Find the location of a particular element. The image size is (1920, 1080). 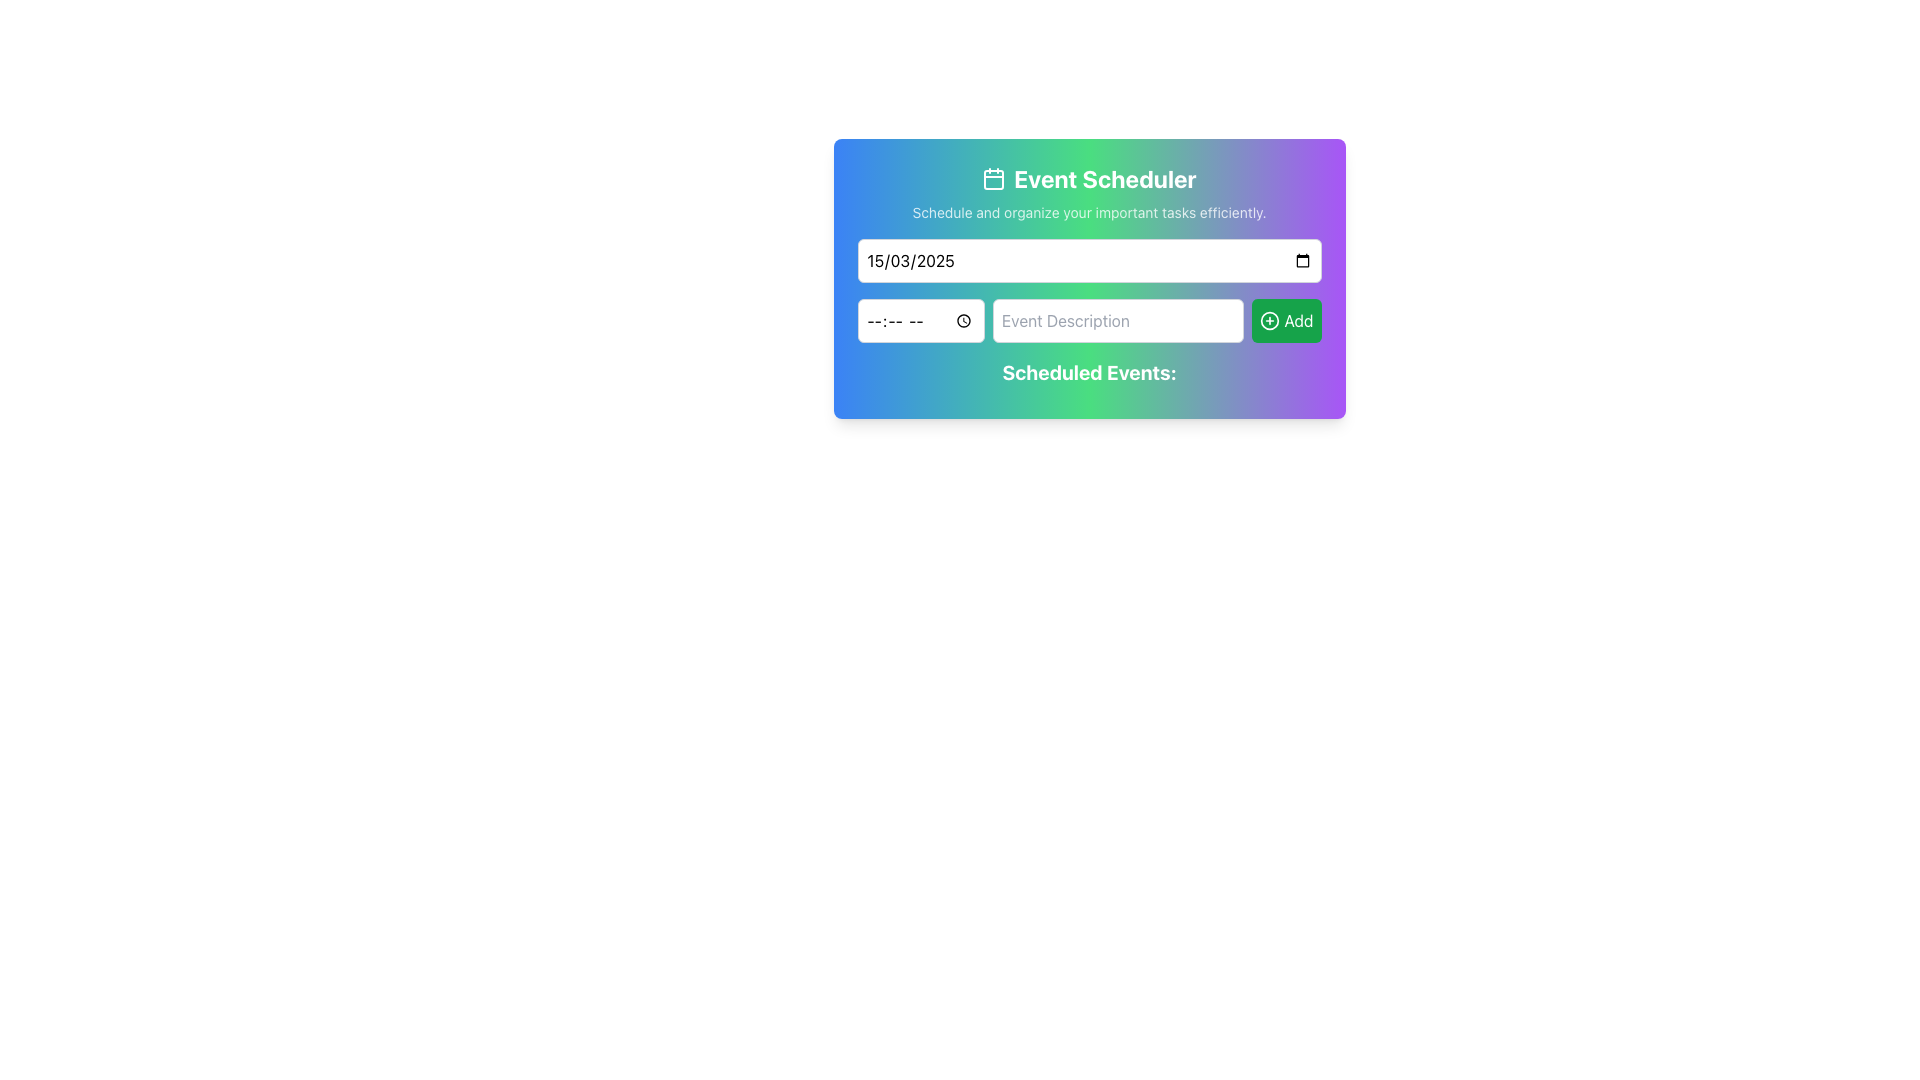

the bold text label reading 'Scheduled Events:' in white color, located at the bottom of the 'Event Scheduler' card, below the input fields and 'Add' button is located at coordinates (1088, 373).